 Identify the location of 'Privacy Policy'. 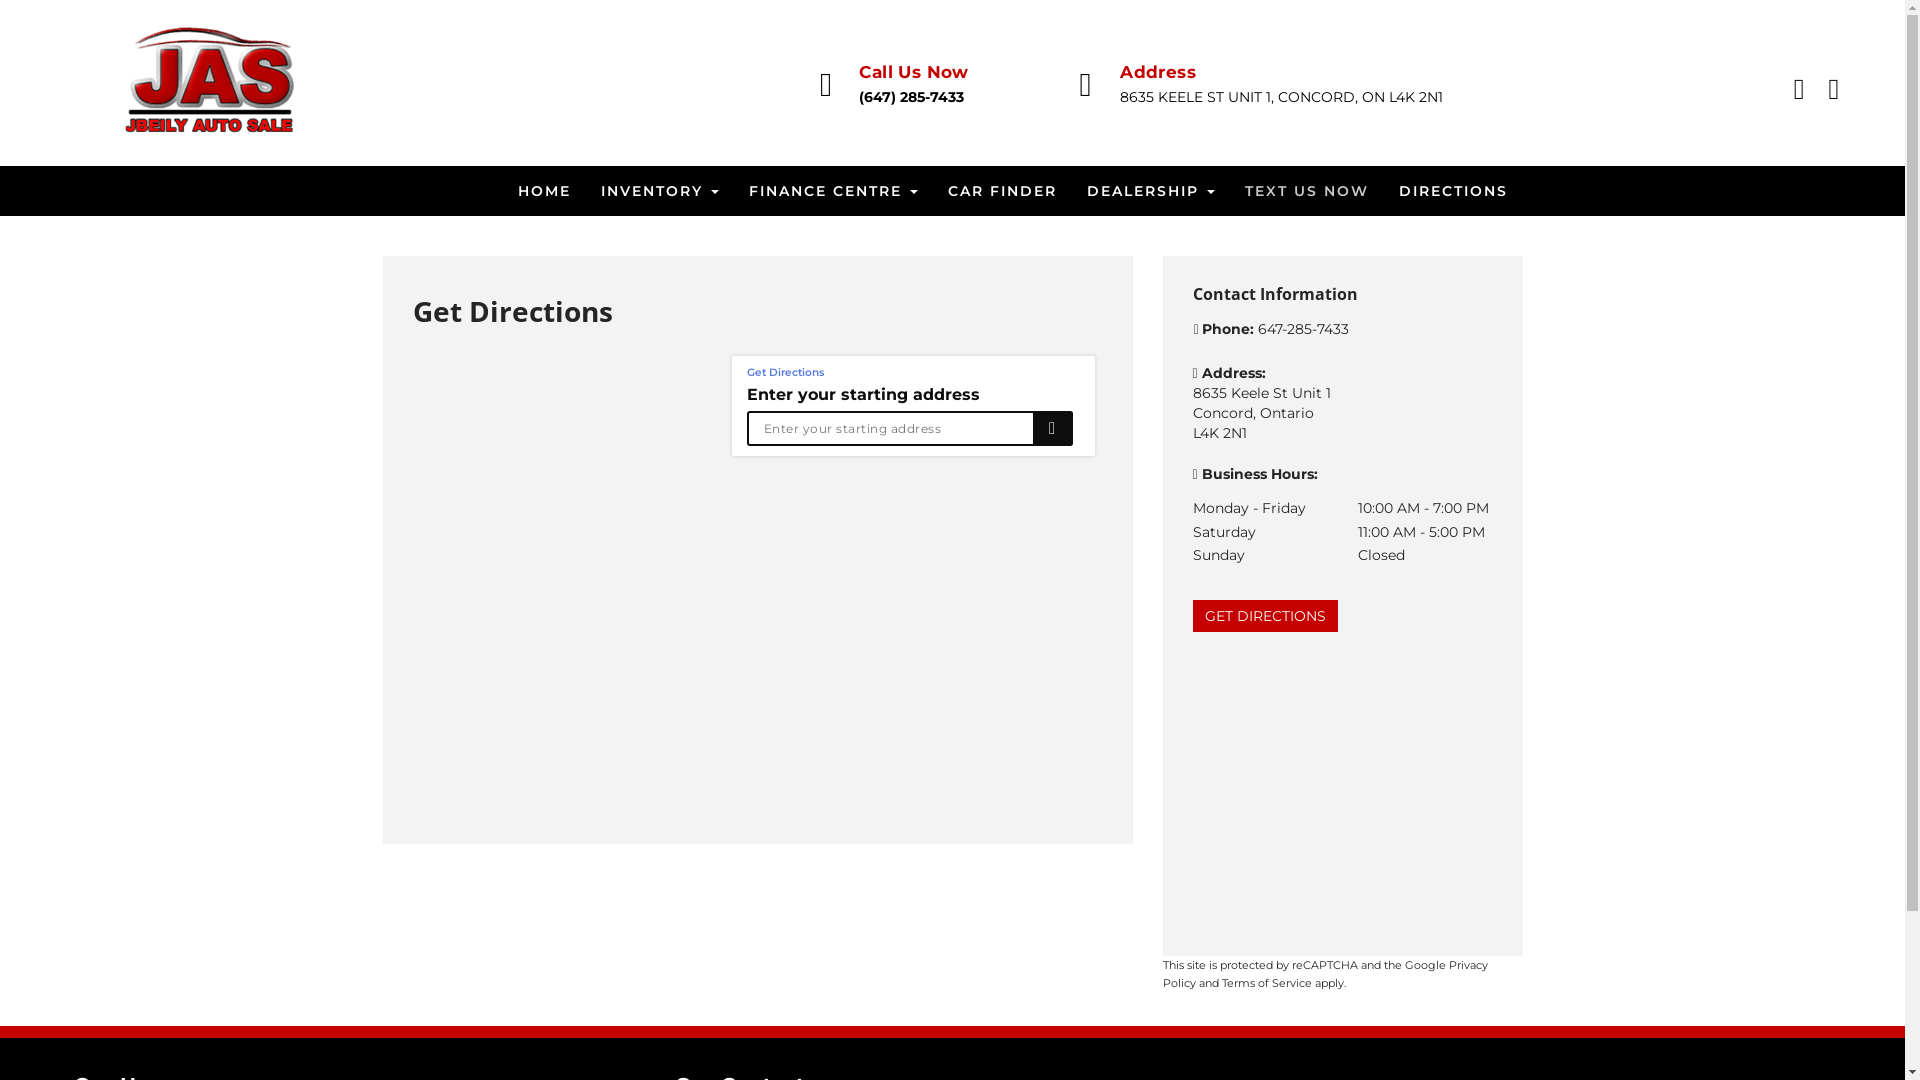
(1324, 973).